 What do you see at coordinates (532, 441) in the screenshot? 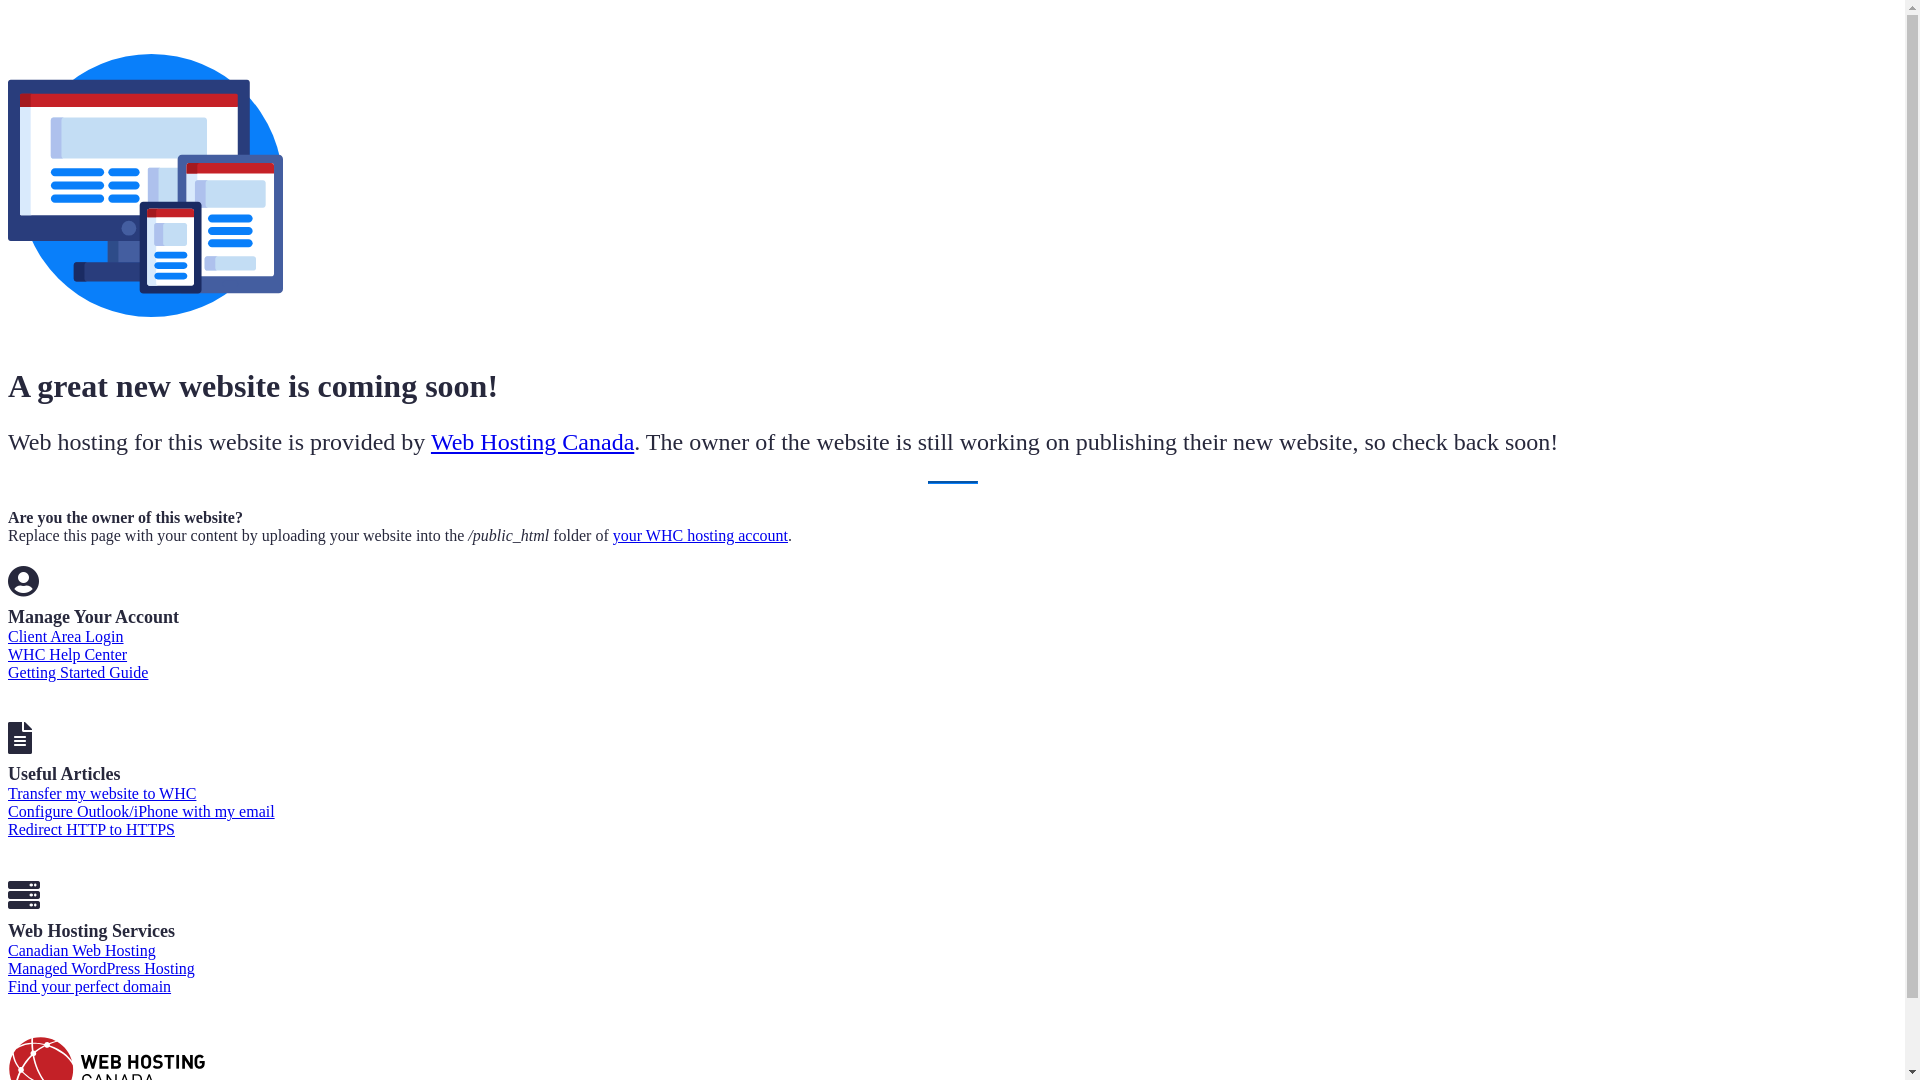
I see `'Web Hosting Canada'` at bounding box center [532, 441].